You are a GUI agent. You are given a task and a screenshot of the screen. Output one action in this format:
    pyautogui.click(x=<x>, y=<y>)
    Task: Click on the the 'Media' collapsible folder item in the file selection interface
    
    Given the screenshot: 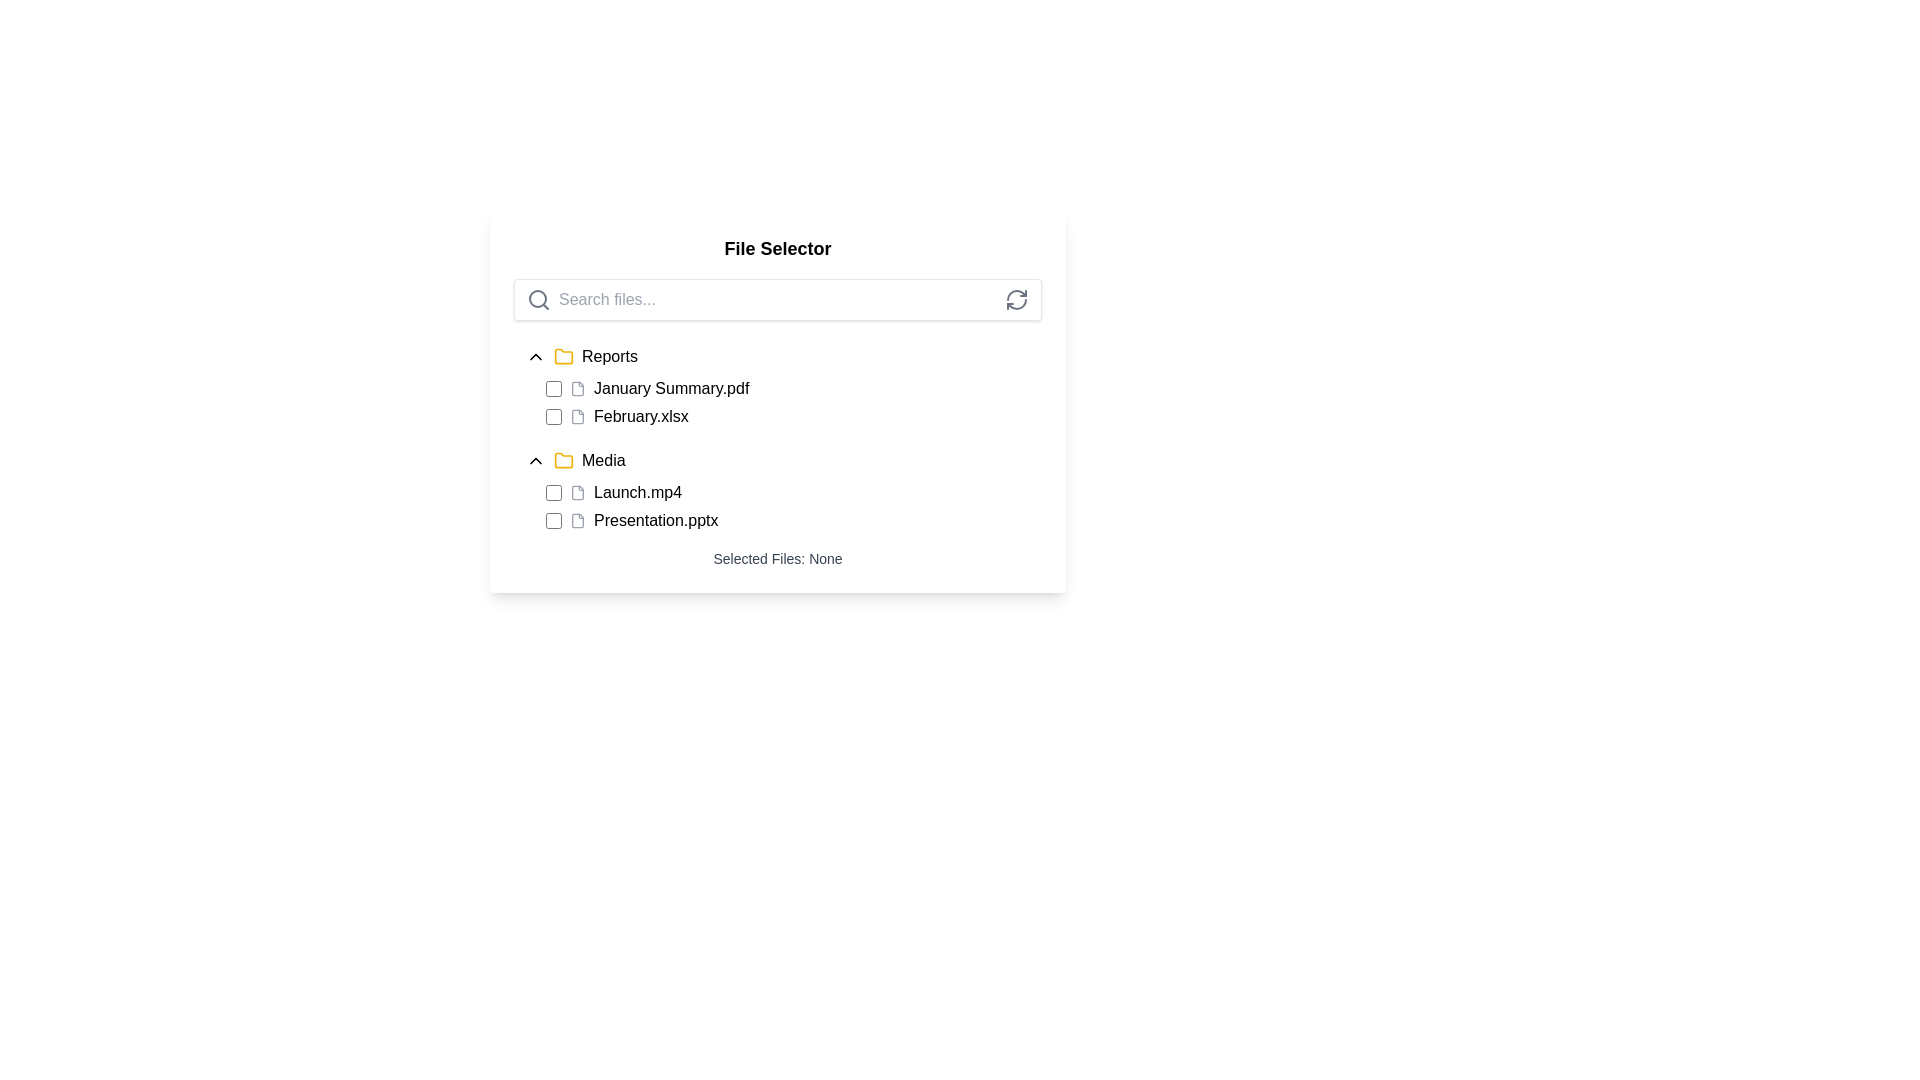 What is the action you would take?
    pyautogui.click(x=776, y=486)
    